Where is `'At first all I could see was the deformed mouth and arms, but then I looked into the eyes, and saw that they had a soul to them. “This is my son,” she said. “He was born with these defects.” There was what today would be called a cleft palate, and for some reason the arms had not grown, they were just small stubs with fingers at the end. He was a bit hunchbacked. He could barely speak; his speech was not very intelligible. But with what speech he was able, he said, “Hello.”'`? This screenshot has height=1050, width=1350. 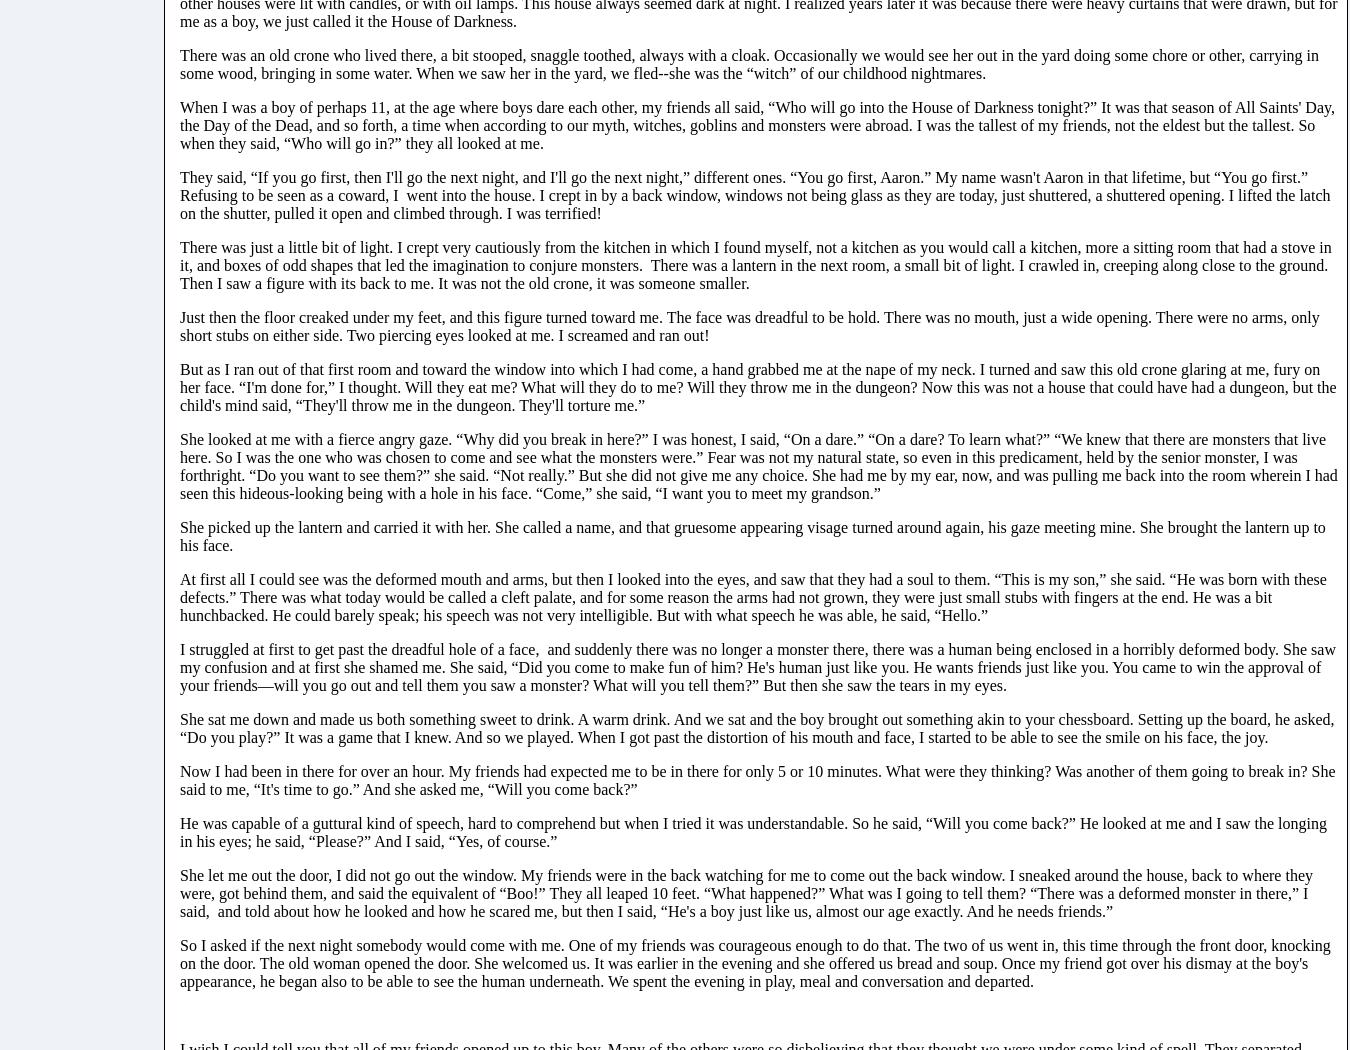
'At first all I could see was the deformed mouth and arms, but then I looked into the eyes, and saw that they had a soul to them. “This is my son,” she said. “He was born with these defects.” There was what today would be called a cleft palate, and for some reason the arms had not grown, they were just small stubs with fingers at the end. He was a bit hunchbacked. He could barely speak; his speech was not very intelligible. But with what speech he was able, he said, “Hello.”' is located at coordinates (752, 595).